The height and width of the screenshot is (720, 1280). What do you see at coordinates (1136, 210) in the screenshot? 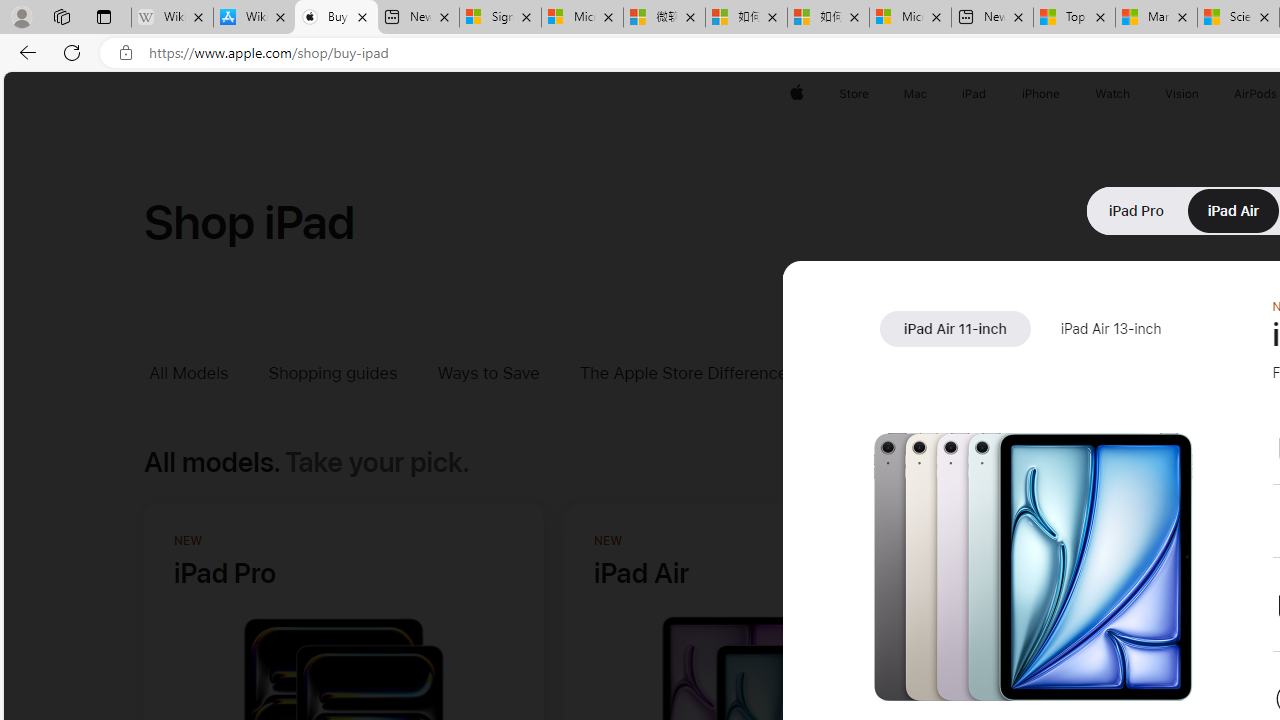
I see `'iPad Pro'` at bounding box center [1136, 210].